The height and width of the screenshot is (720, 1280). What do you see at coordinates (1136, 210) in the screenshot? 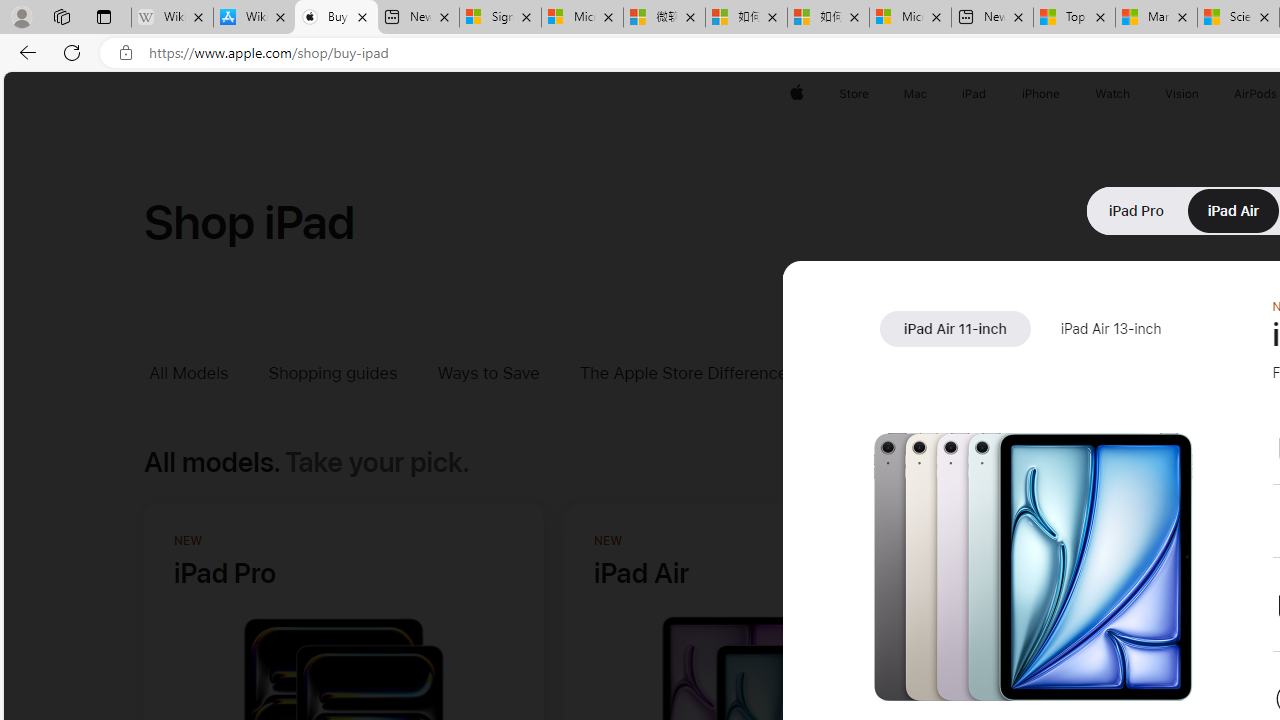
I see `'iPad Pro'` at bounding box center [1136, 210].